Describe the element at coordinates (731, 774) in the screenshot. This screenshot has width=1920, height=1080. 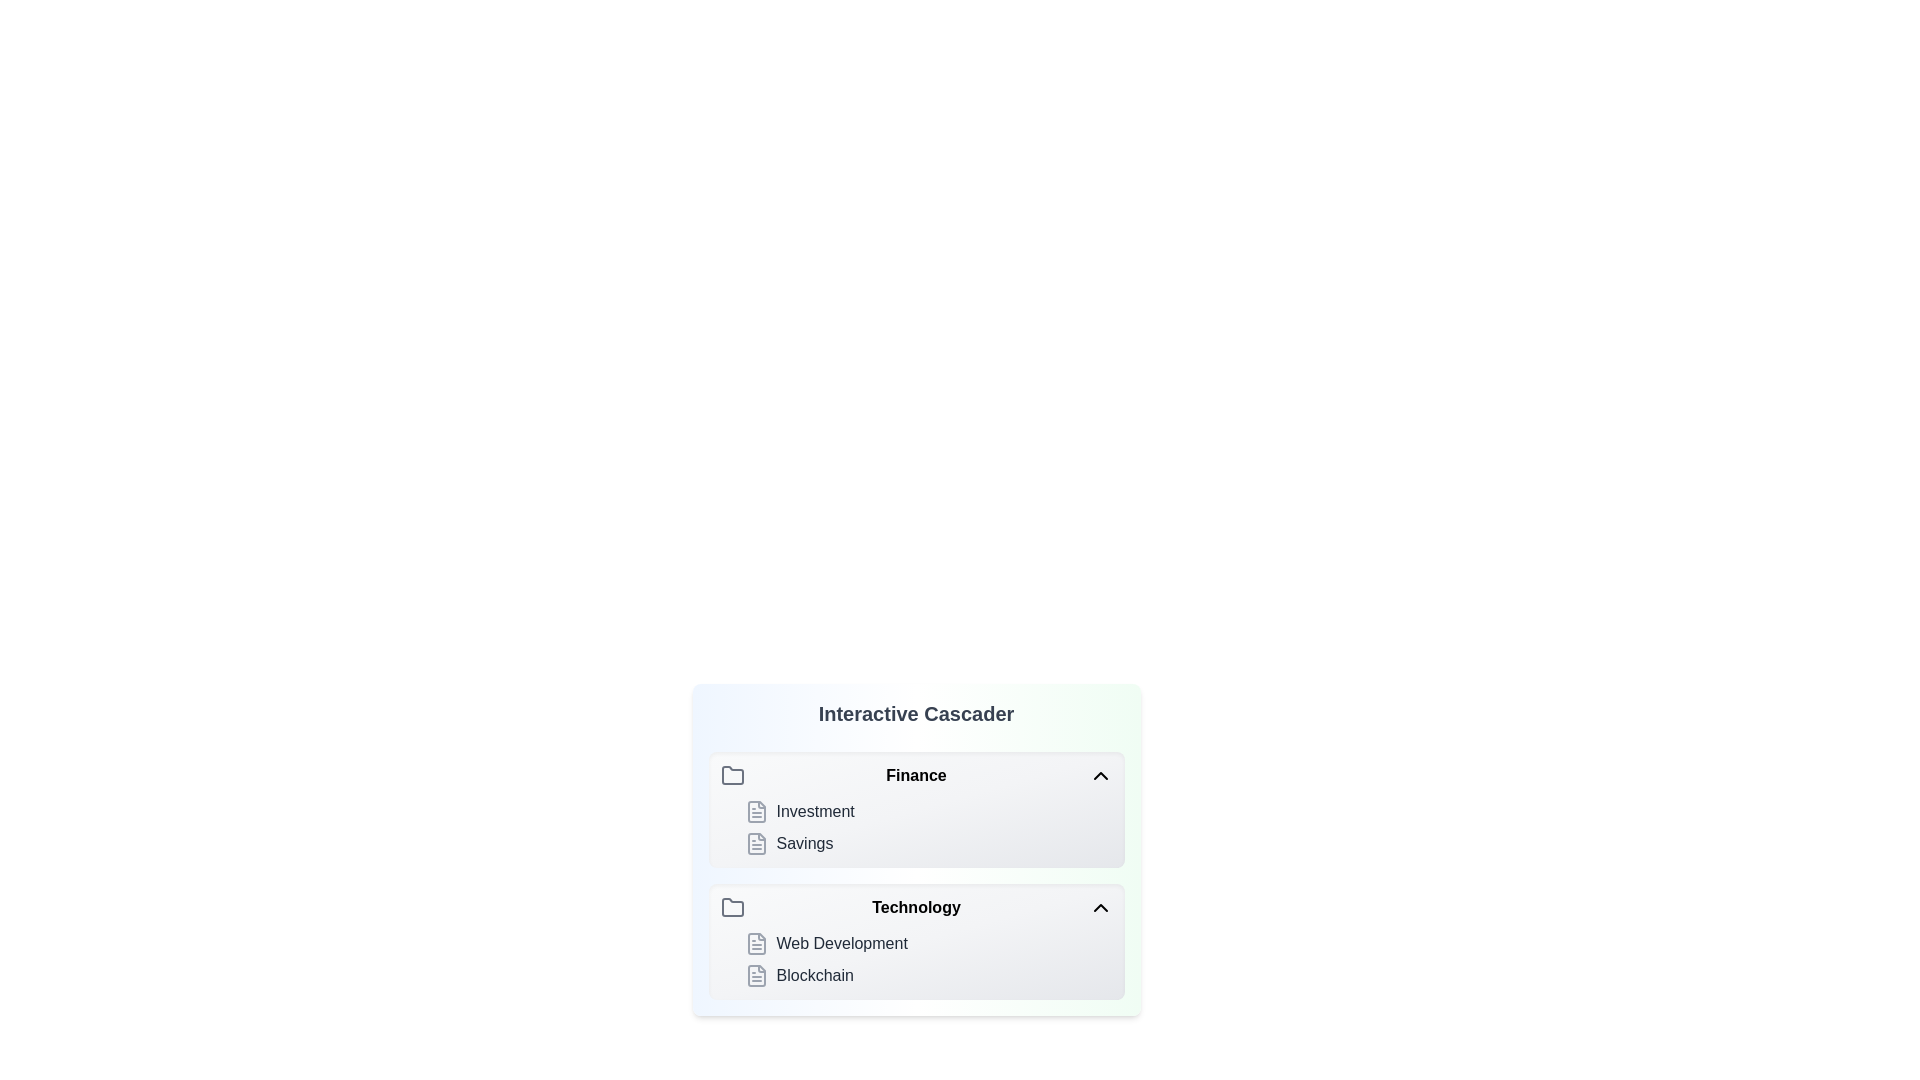
I see `the 'Finance' category icon, which is located at the top-left corner of the 'Finance' section, adjacent to the 'Finance' label` at that location.